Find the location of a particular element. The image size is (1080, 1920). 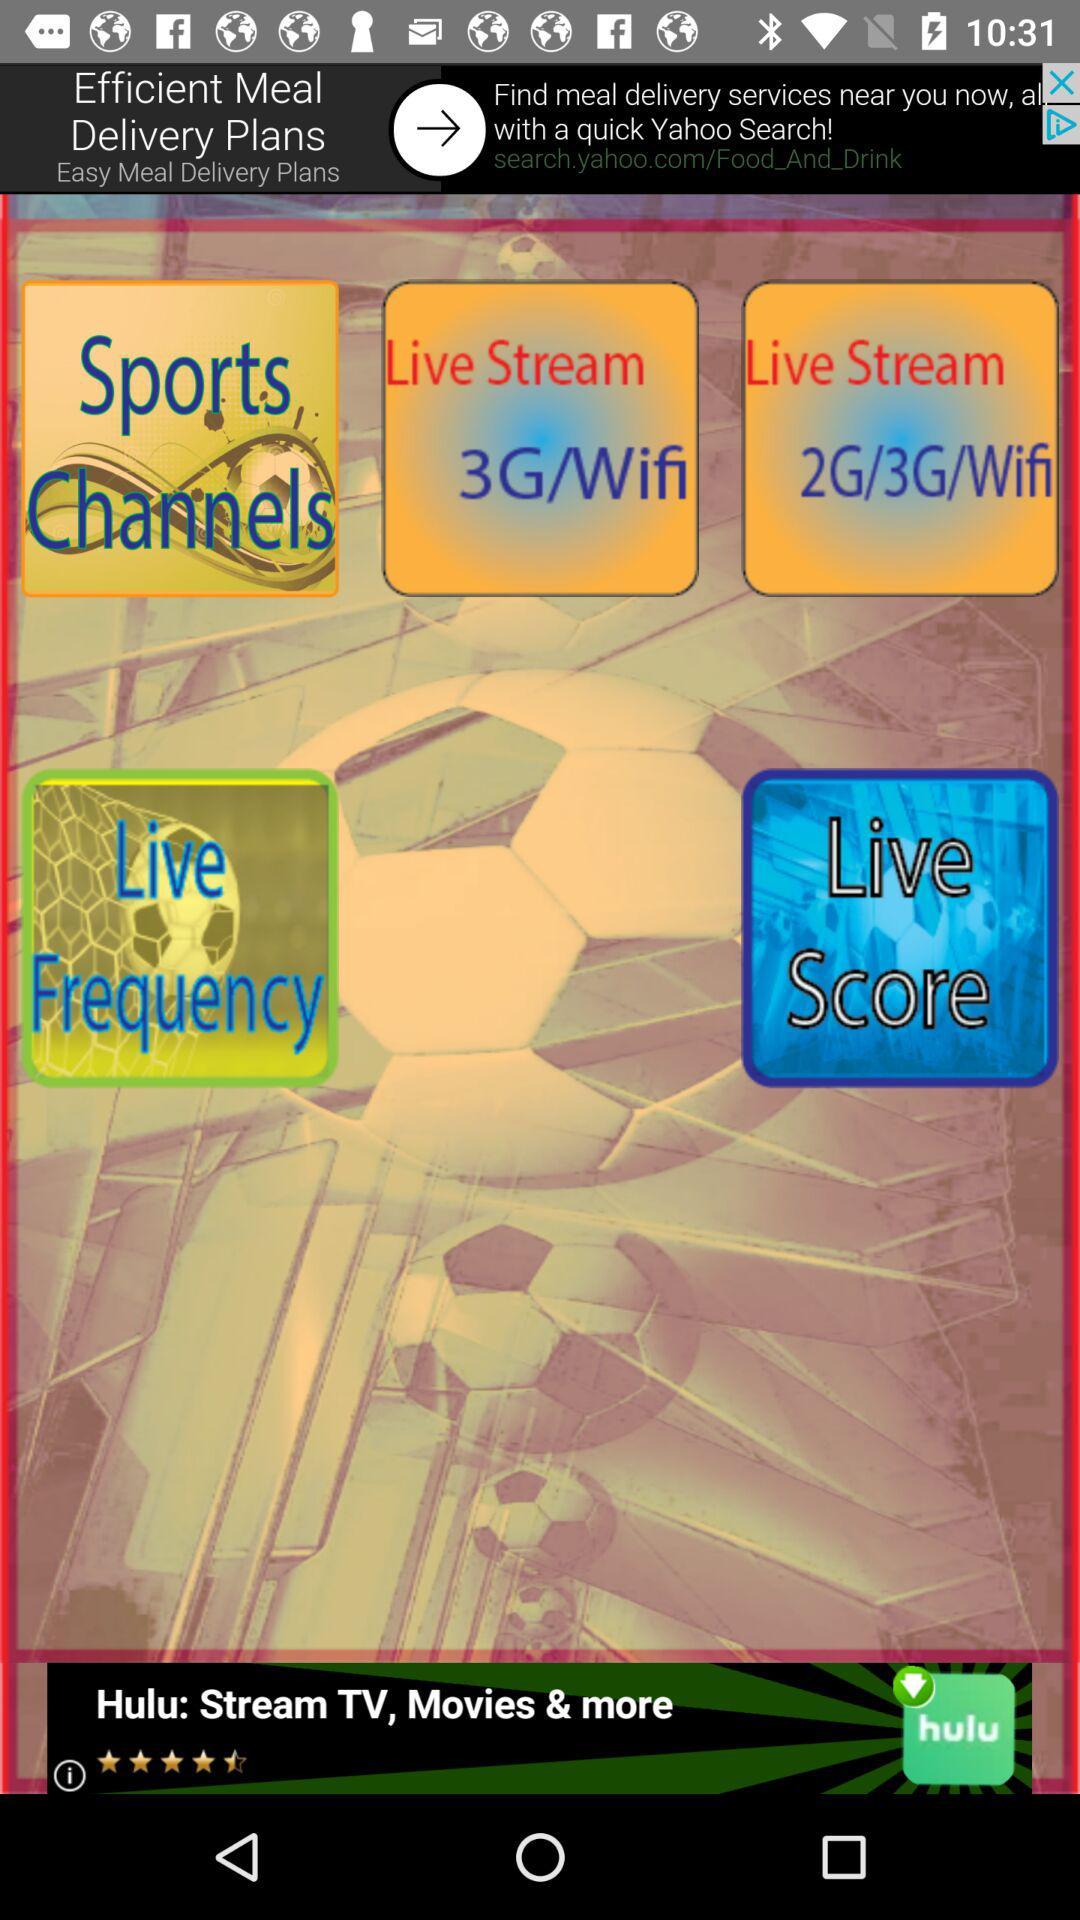

live stream is located at coordinates (898, 437).